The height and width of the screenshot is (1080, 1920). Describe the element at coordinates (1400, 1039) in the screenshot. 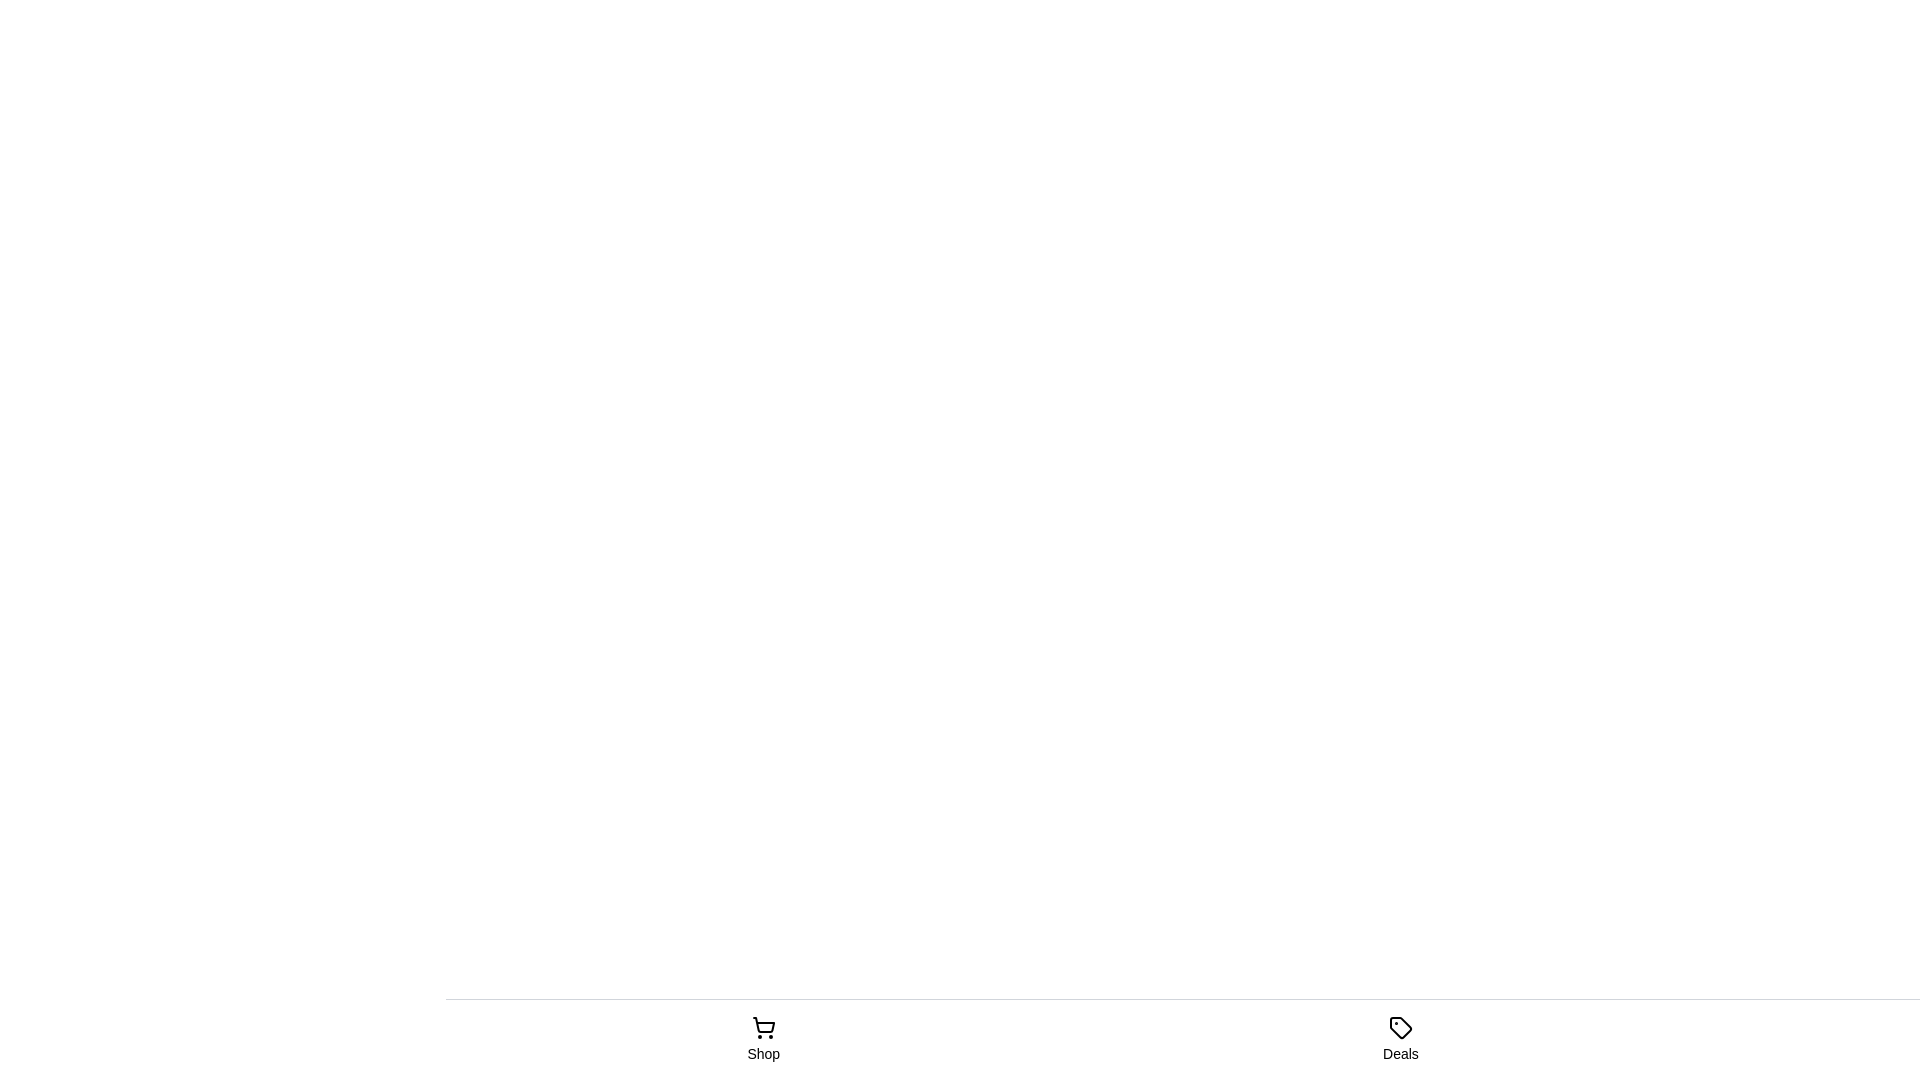

I see `the tab icon labeled Deals to observe feedback` at that location.